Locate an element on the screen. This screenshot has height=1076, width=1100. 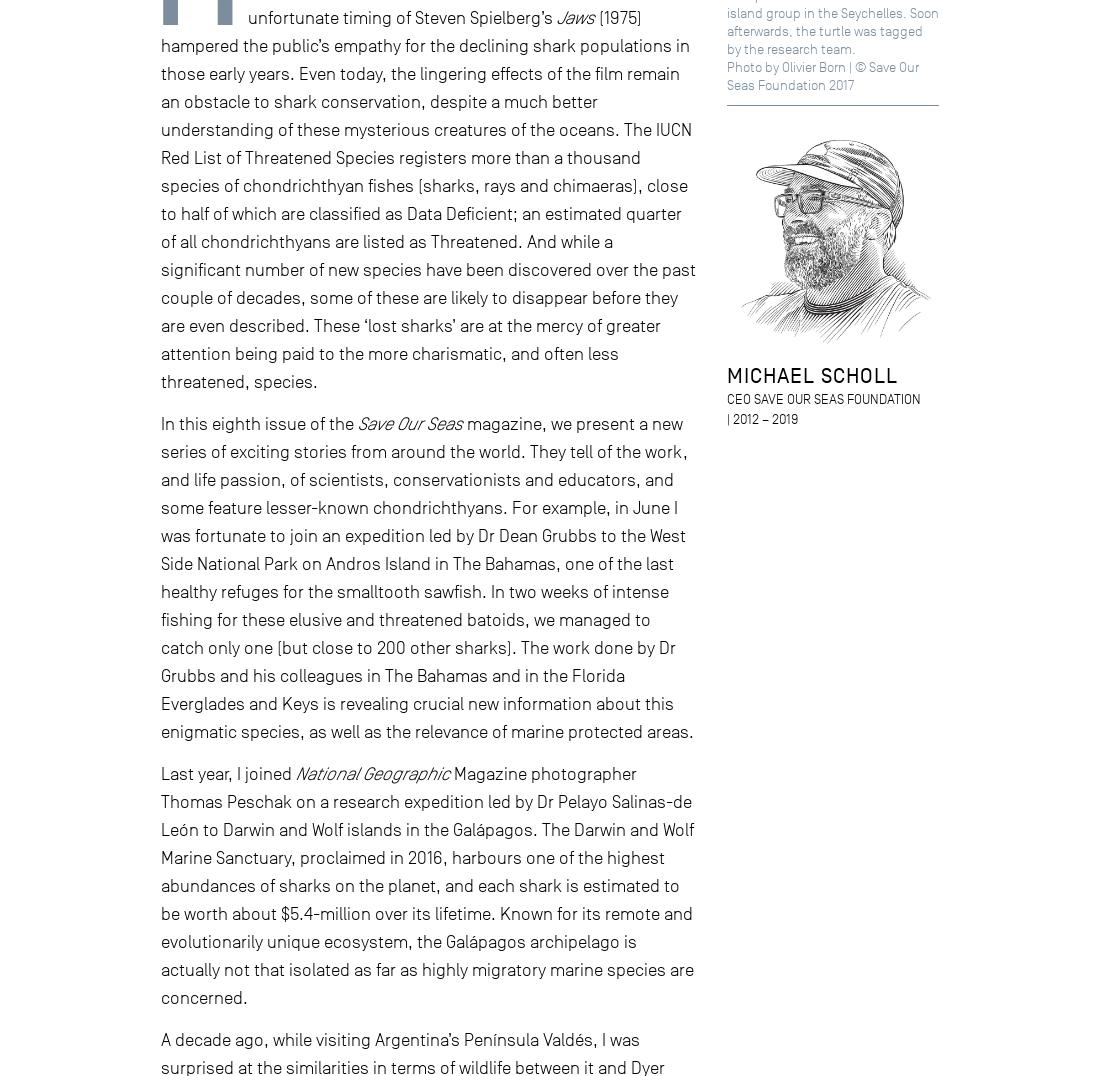
'Photo by Olivier Born | © Save Our Seas Foundation 2017' is located at coordinates (822, 76).